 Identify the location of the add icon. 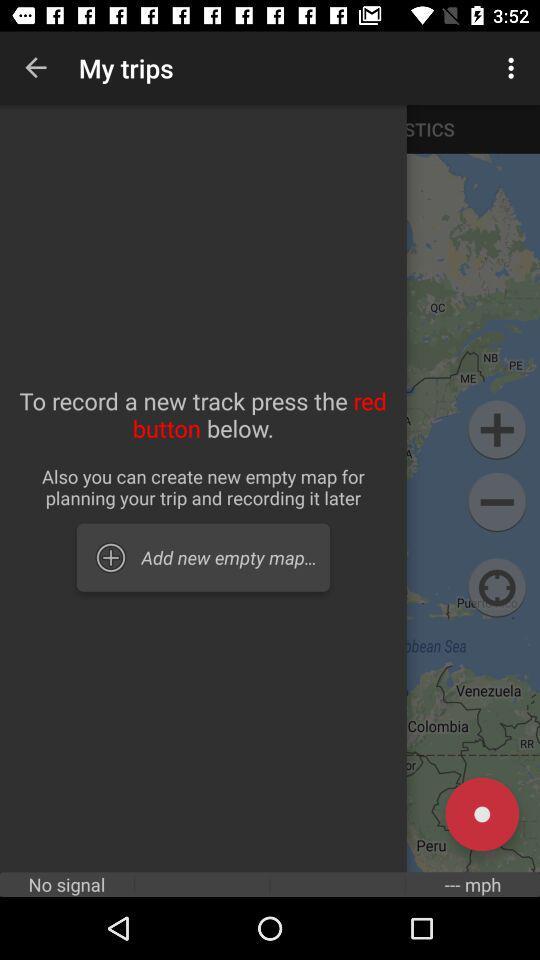
(496, 430).